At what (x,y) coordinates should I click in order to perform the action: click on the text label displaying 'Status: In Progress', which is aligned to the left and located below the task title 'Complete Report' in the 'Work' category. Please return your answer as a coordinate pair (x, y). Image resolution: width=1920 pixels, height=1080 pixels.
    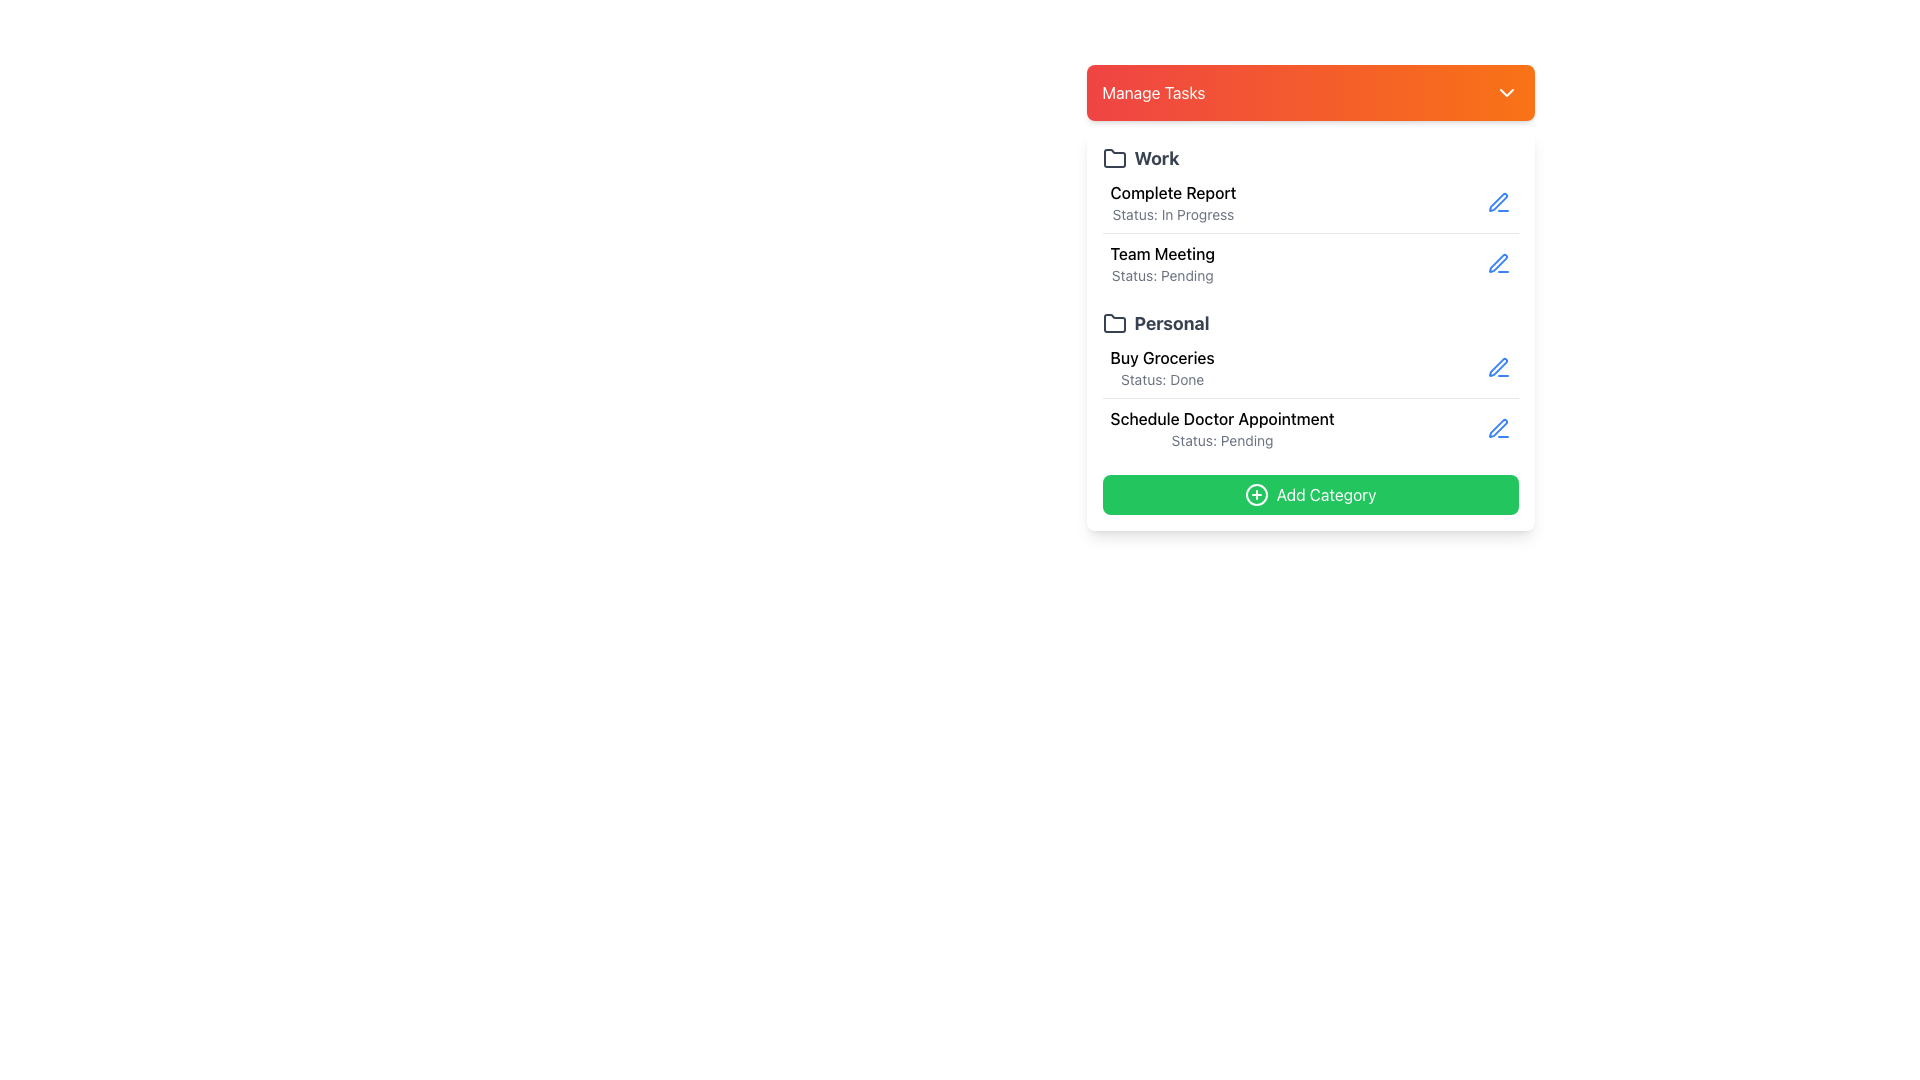
    Looking at the image, I should click on (1173, 215).